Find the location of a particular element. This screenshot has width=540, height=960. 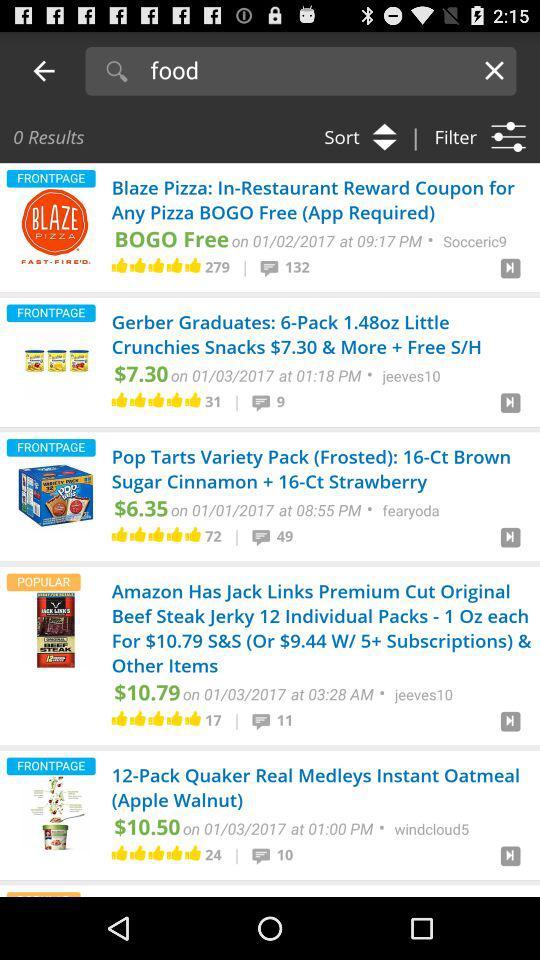

blaze pizza icon is located at coordinates (55, 226).